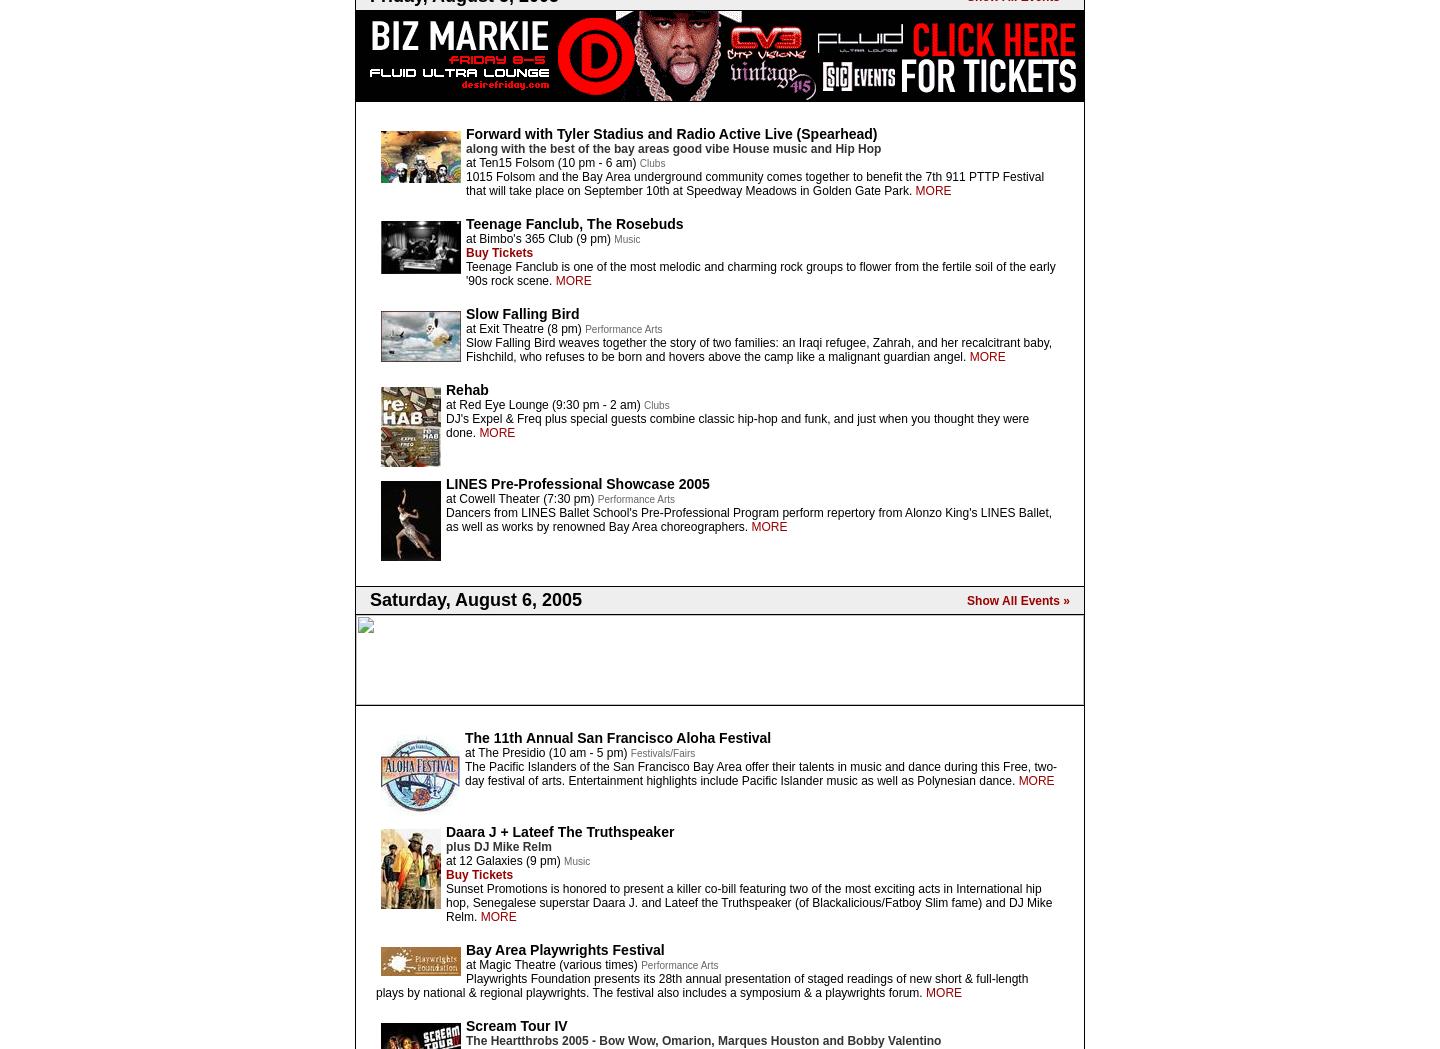 The height and width of the screenshot is (1049, 1440). Describe the element at coordinates (671, 133) in the screenshot. I see `'Forward with Tyler Stadius and Radio Active Live (Spearhead)'` at that location.